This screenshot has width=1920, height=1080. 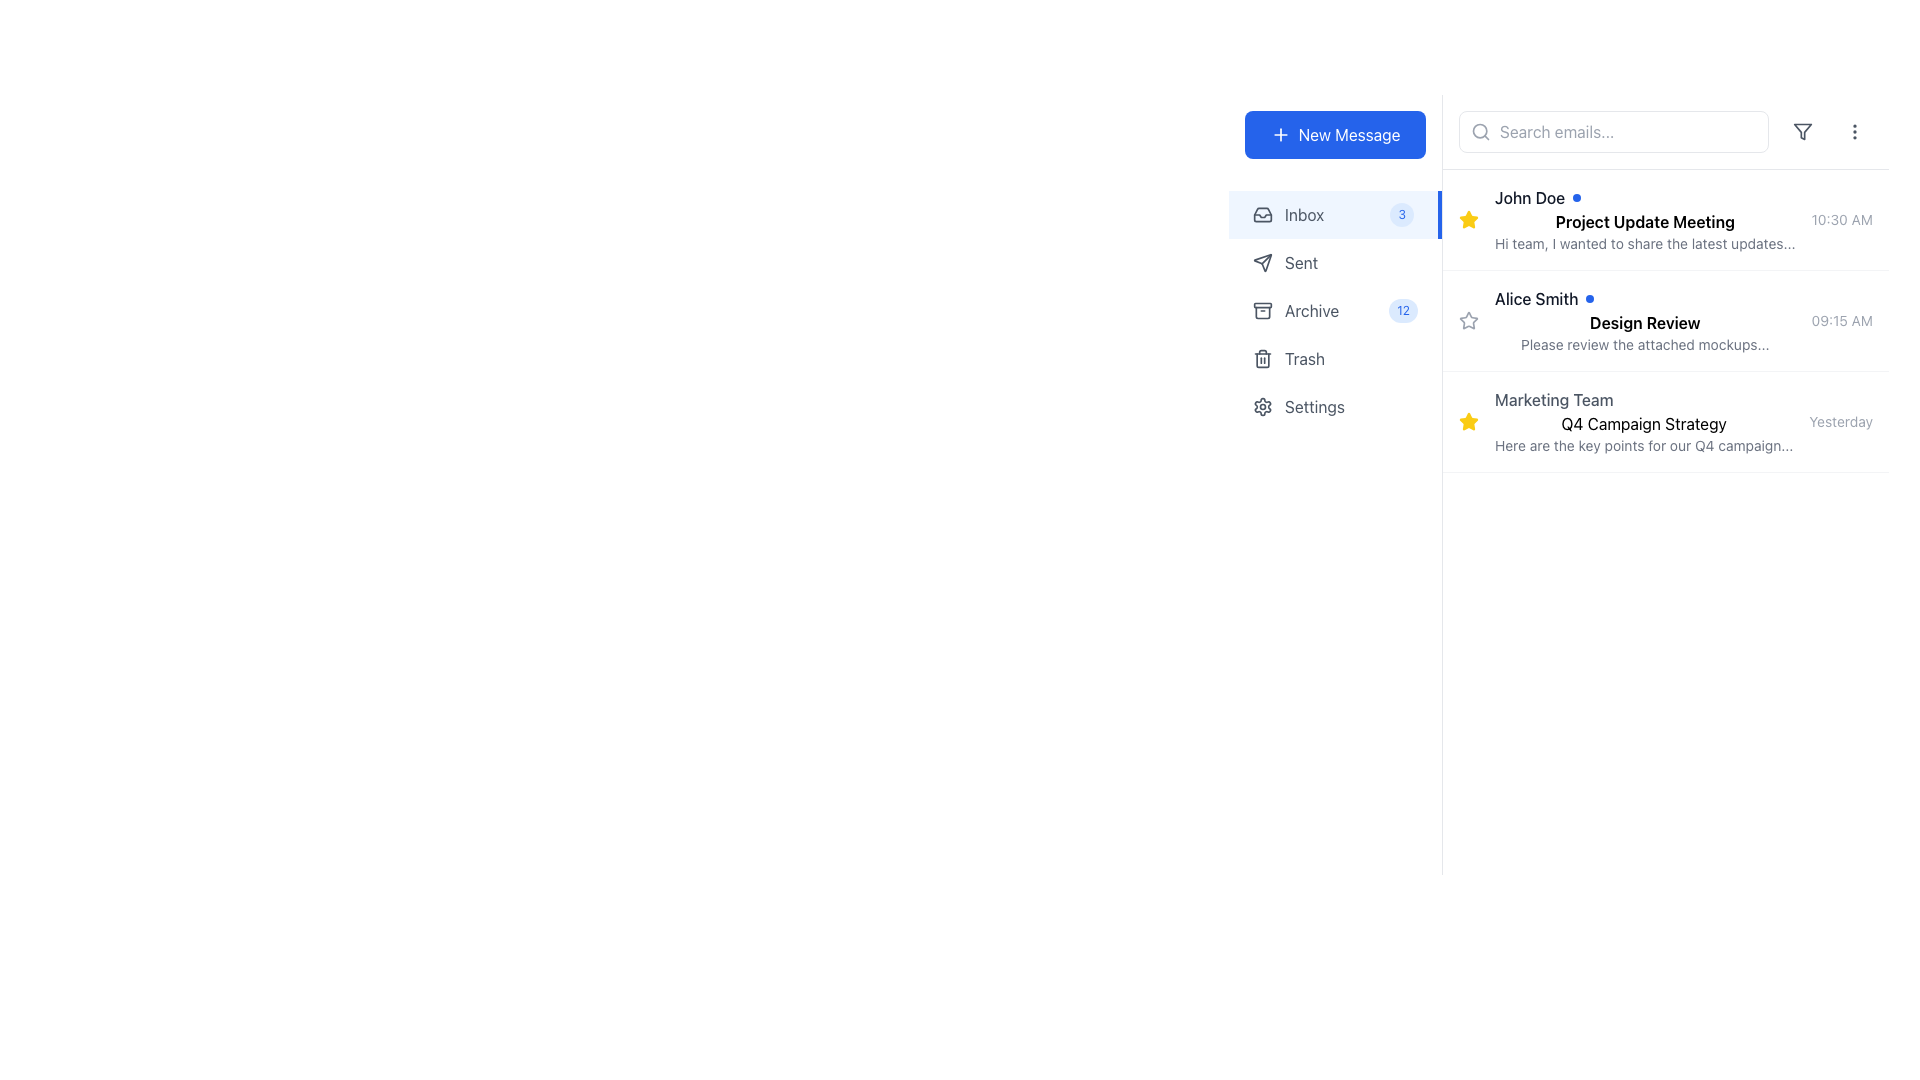 I want to click on the vertical line within the trash bin icon located in the navigation panel, which is styled as an outline with no fill and a stroke color similar to the surrounding theme, so click(x=1261, y=358).